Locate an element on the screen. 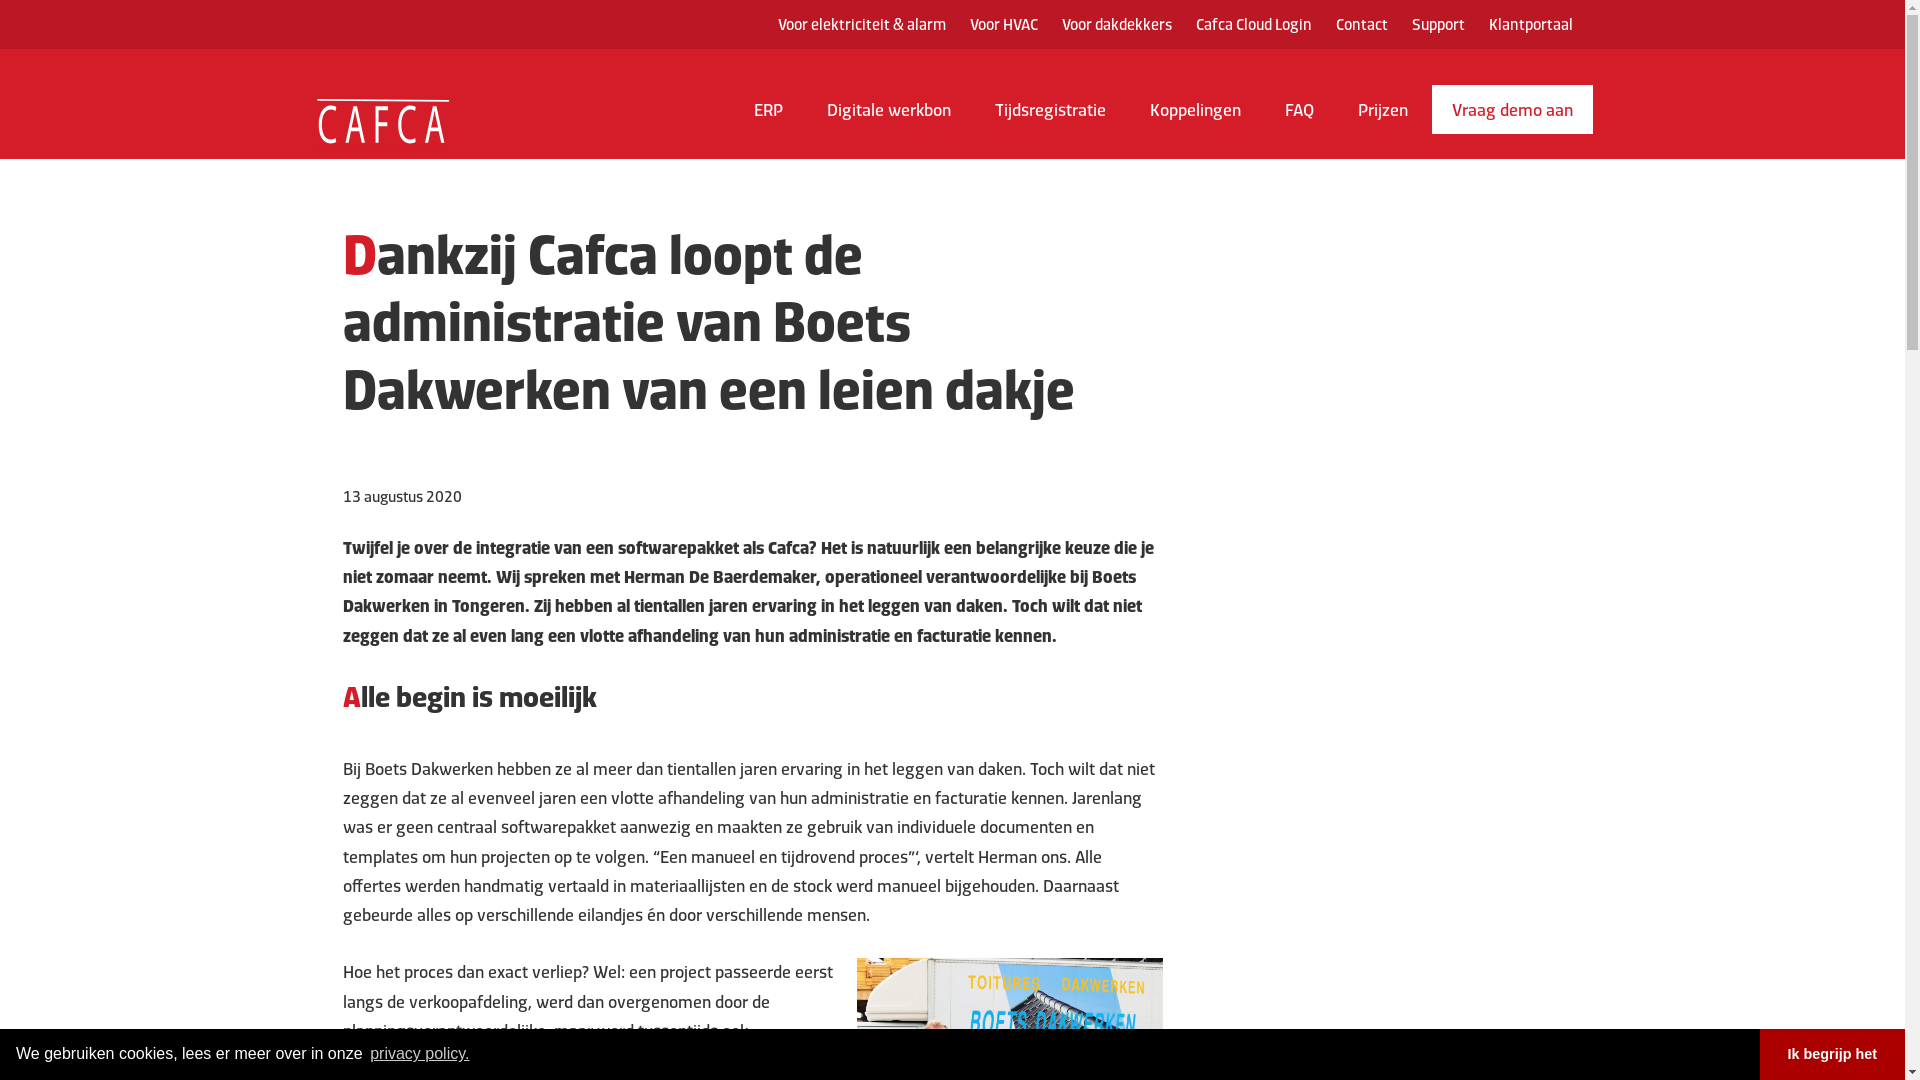 The height and width of the screenshot is (1080, 1920). 'Klantportaal' is located at coordinates (1529, 24).